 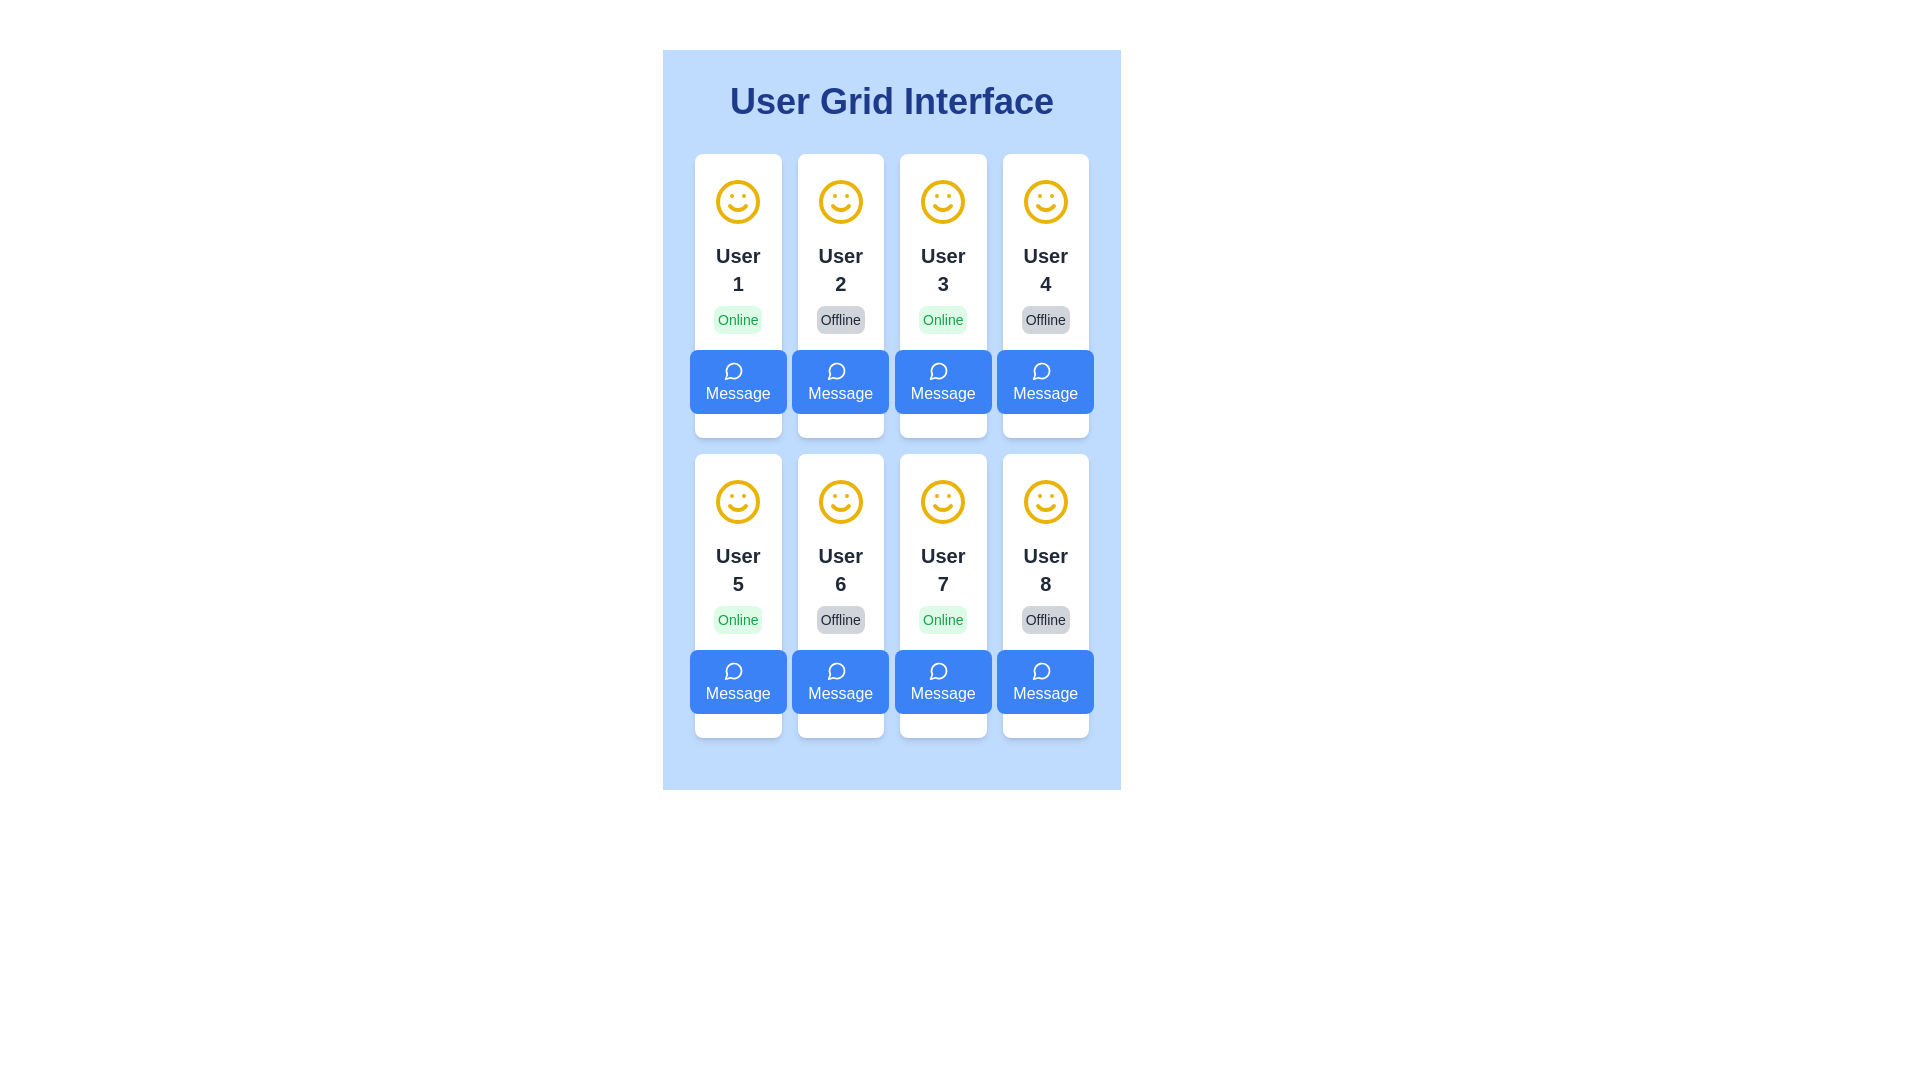 I want to click on the decorative smiling face icon located inside the tile for 'User 2', which is positioned at the top-center of the tile in the first row and second column of the grid, so click(x=840, y=201).